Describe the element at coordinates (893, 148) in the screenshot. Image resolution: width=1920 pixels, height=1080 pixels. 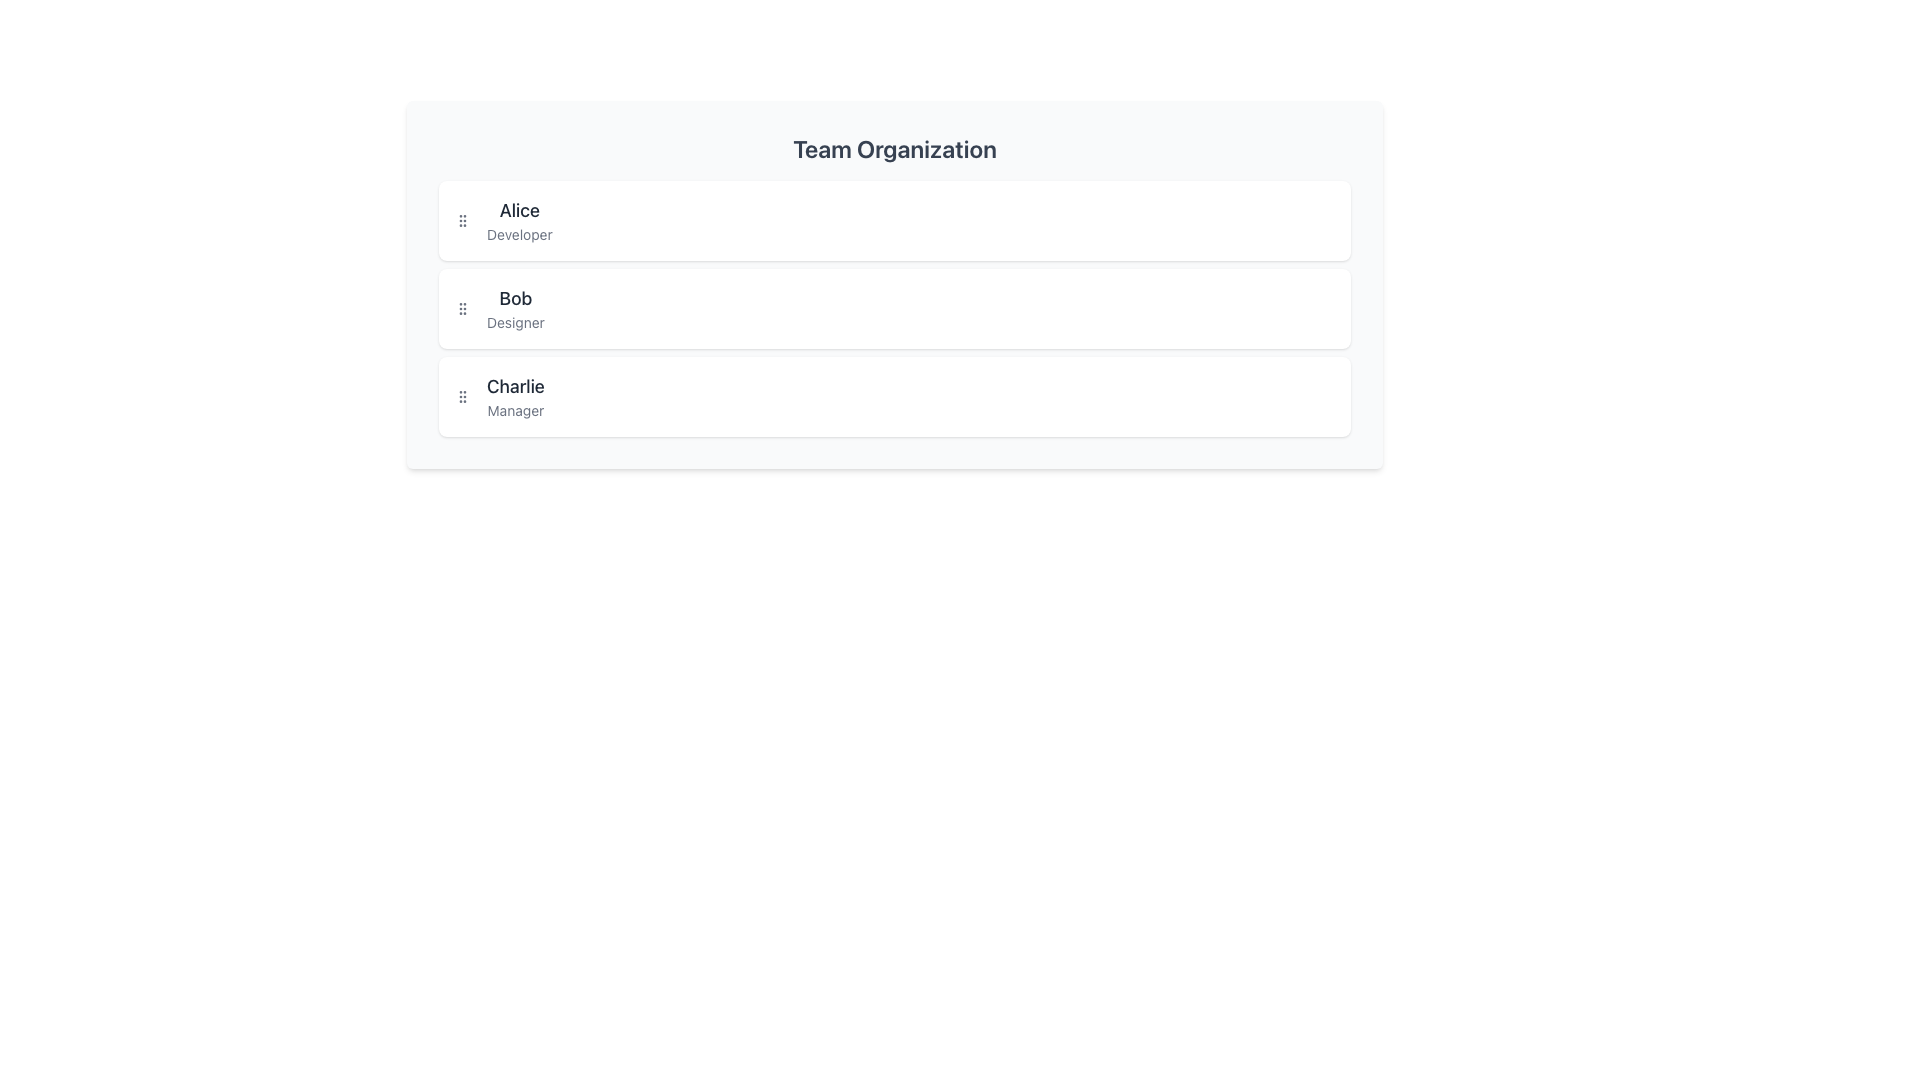
I see `the heading element that serves as the title for the section above the list of team members` at that location.